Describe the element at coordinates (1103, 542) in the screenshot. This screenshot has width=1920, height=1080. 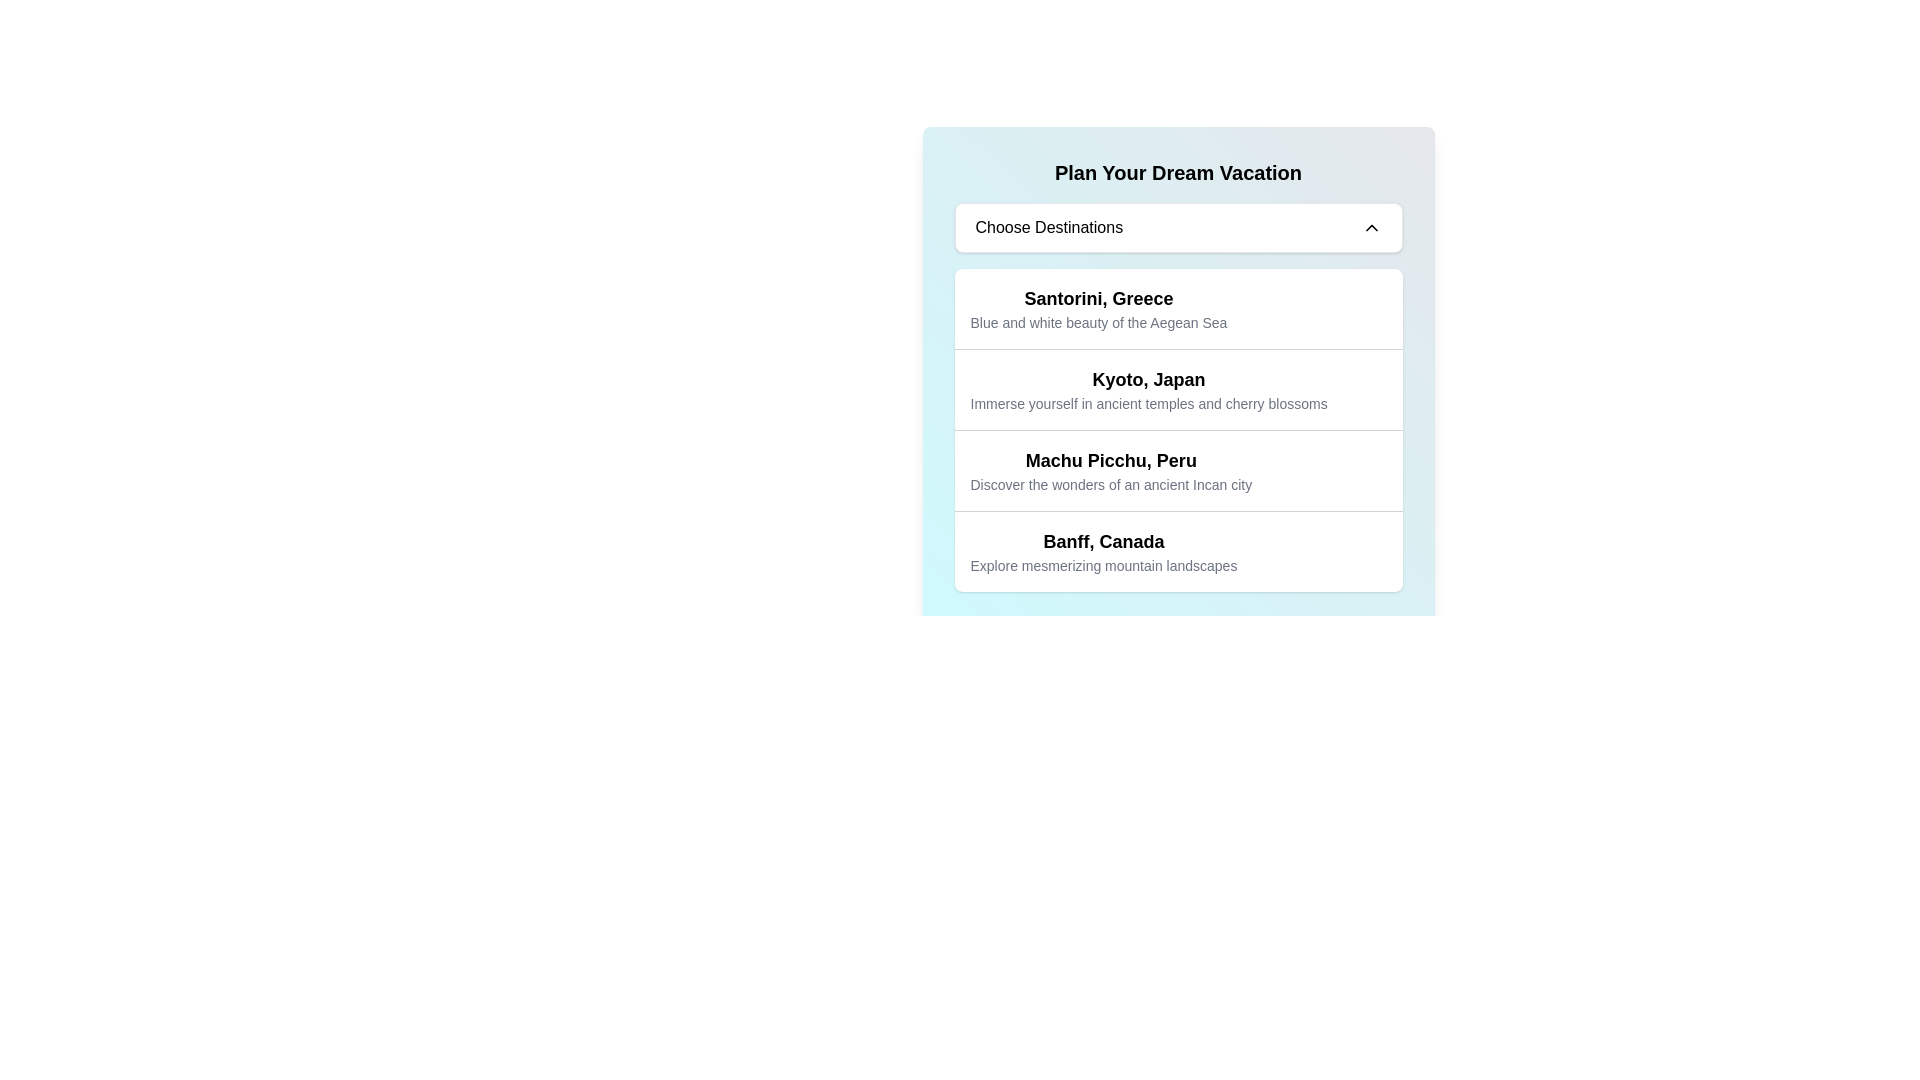
I see `the text label displaying 'Banff, Canada', which is a prominent heading in bold font, located in the lower portion of a card list` at that location.